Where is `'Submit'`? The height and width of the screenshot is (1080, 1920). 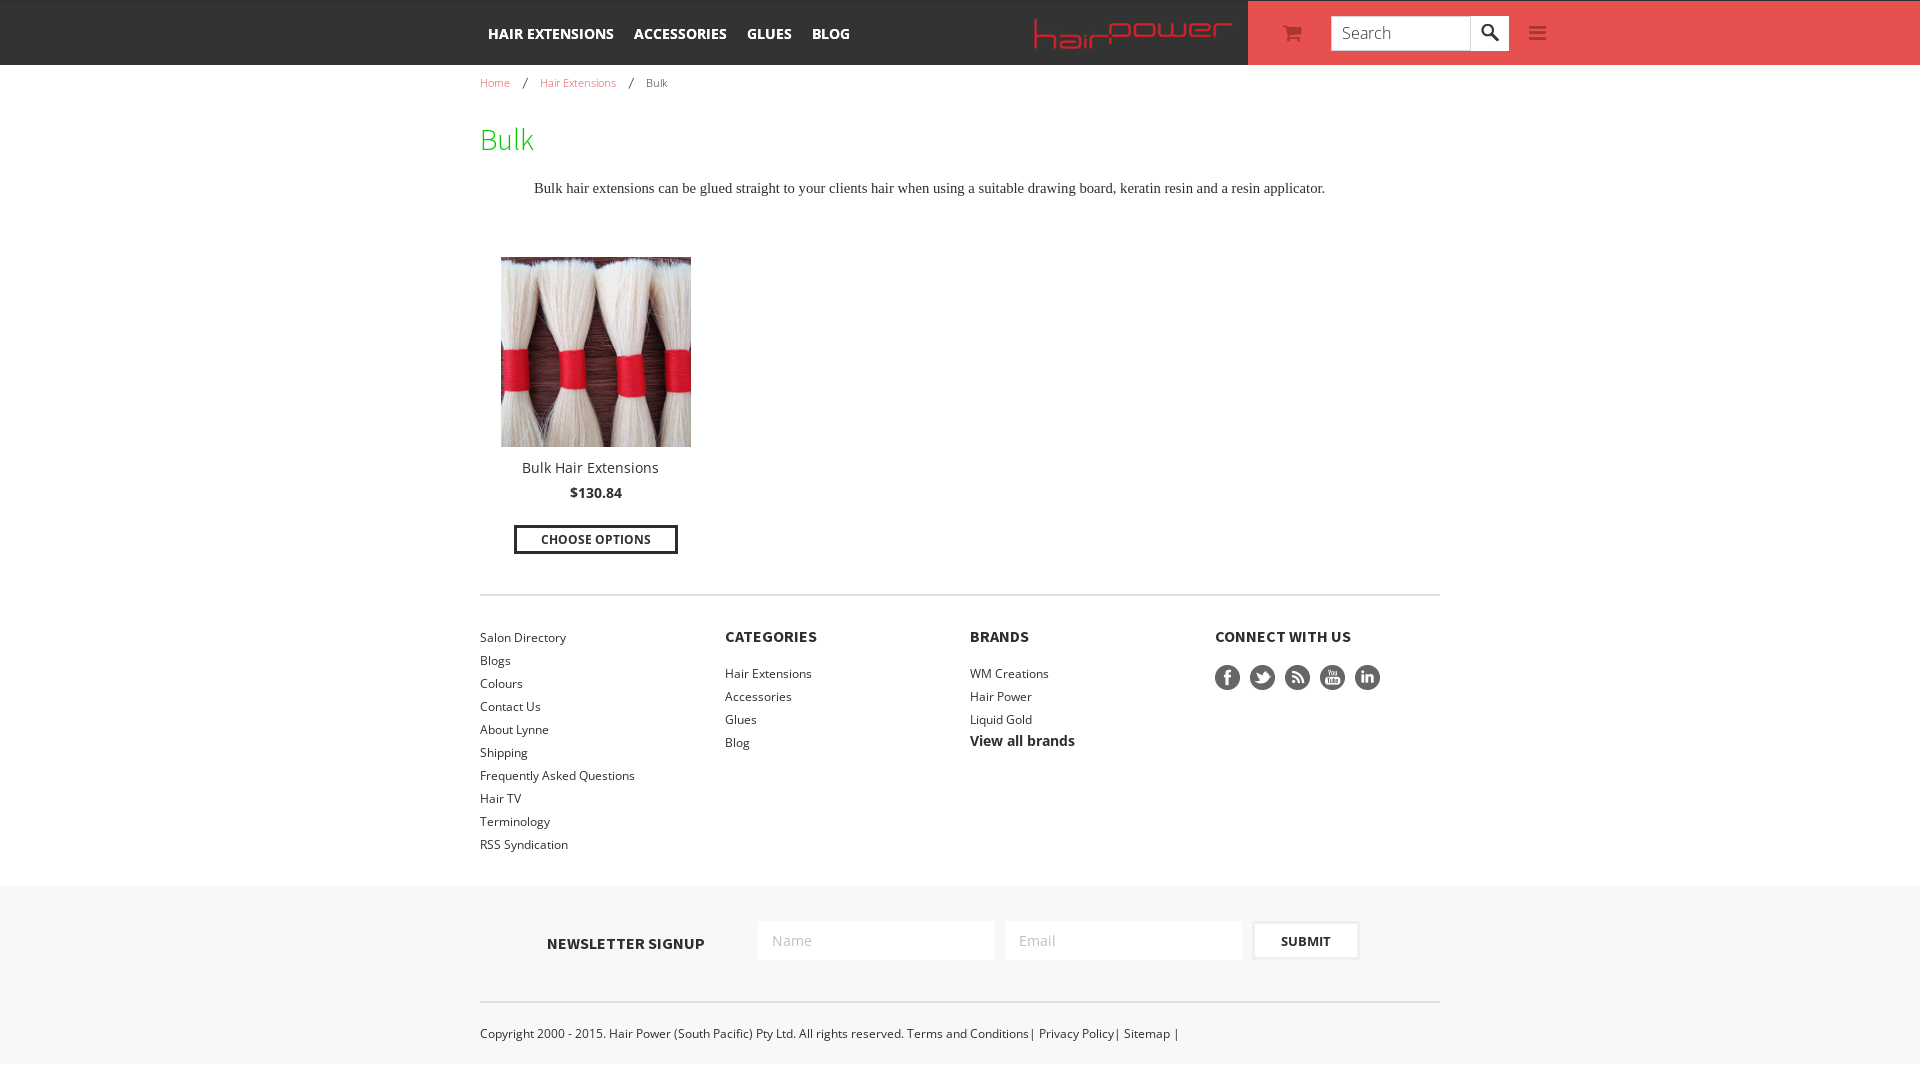 'Submit' is located at coordinates (1305, 940).